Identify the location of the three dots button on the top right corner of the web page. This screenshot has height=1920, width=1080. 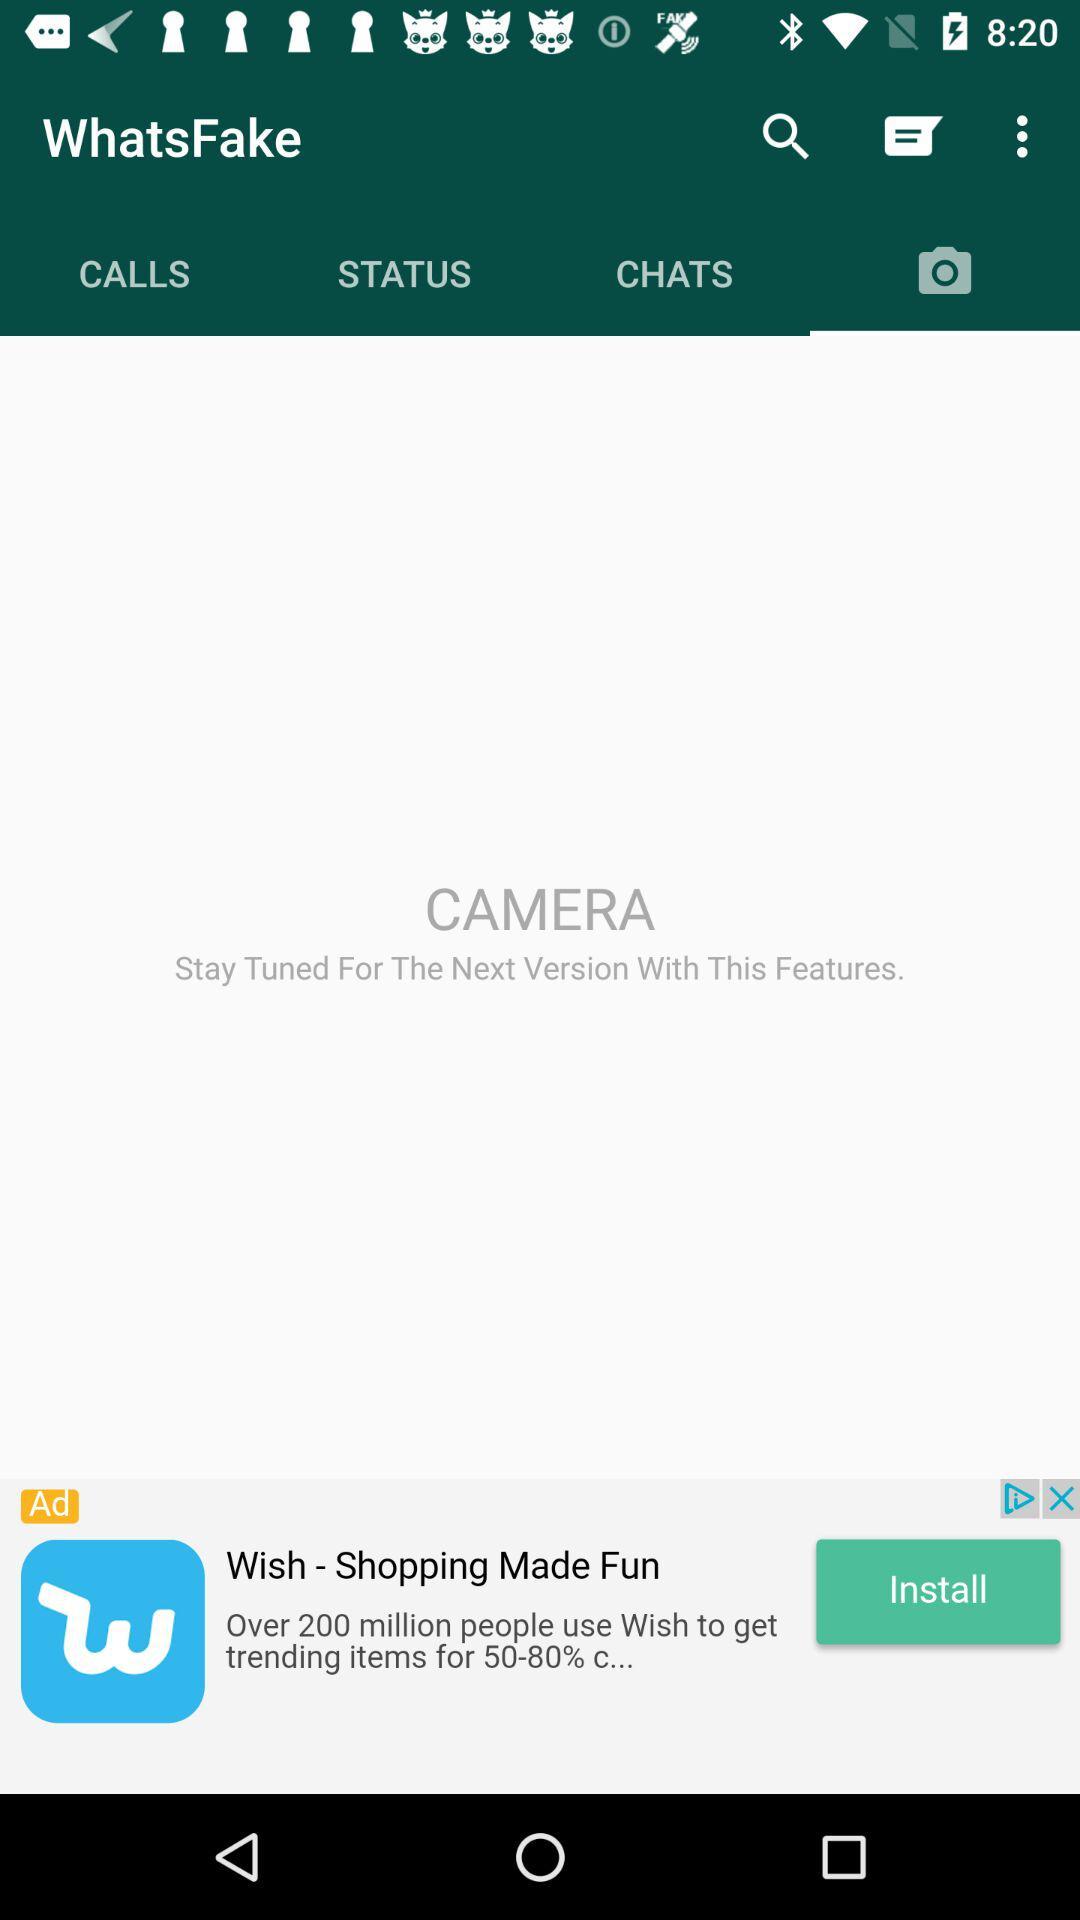
(1027, 136).